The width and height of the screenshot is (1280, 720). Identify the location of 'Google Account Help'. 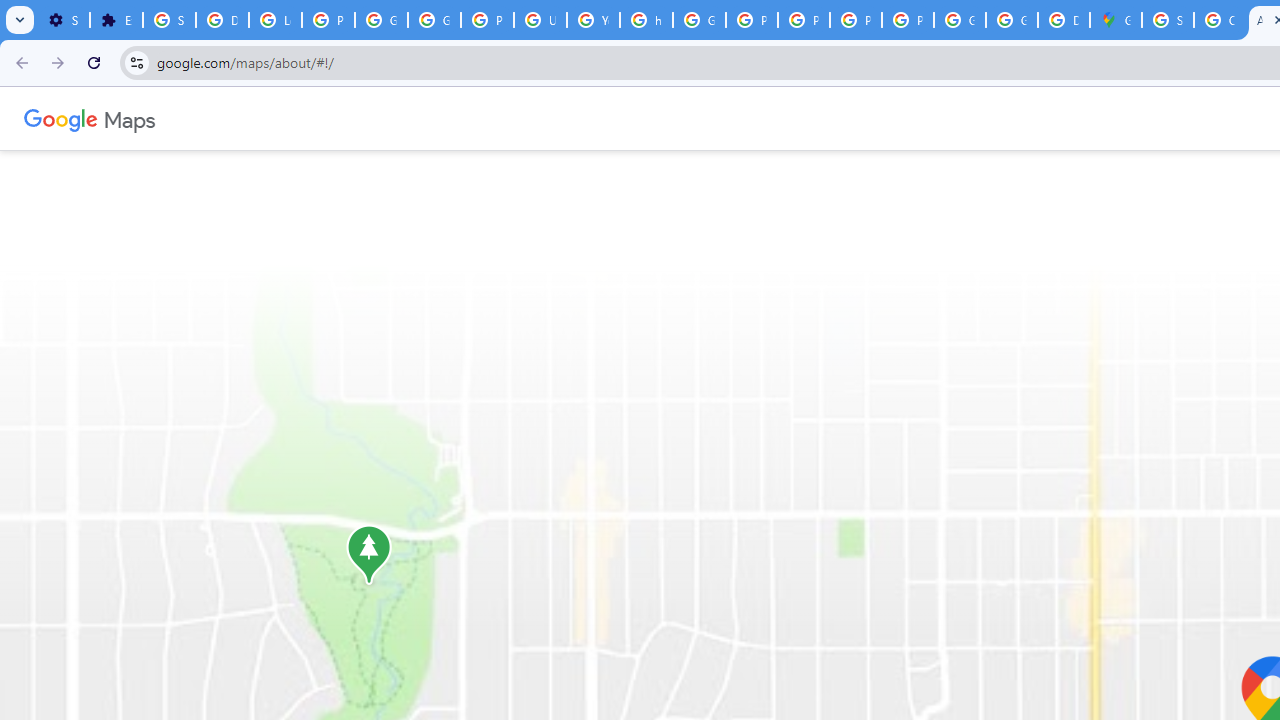
(381, 20).